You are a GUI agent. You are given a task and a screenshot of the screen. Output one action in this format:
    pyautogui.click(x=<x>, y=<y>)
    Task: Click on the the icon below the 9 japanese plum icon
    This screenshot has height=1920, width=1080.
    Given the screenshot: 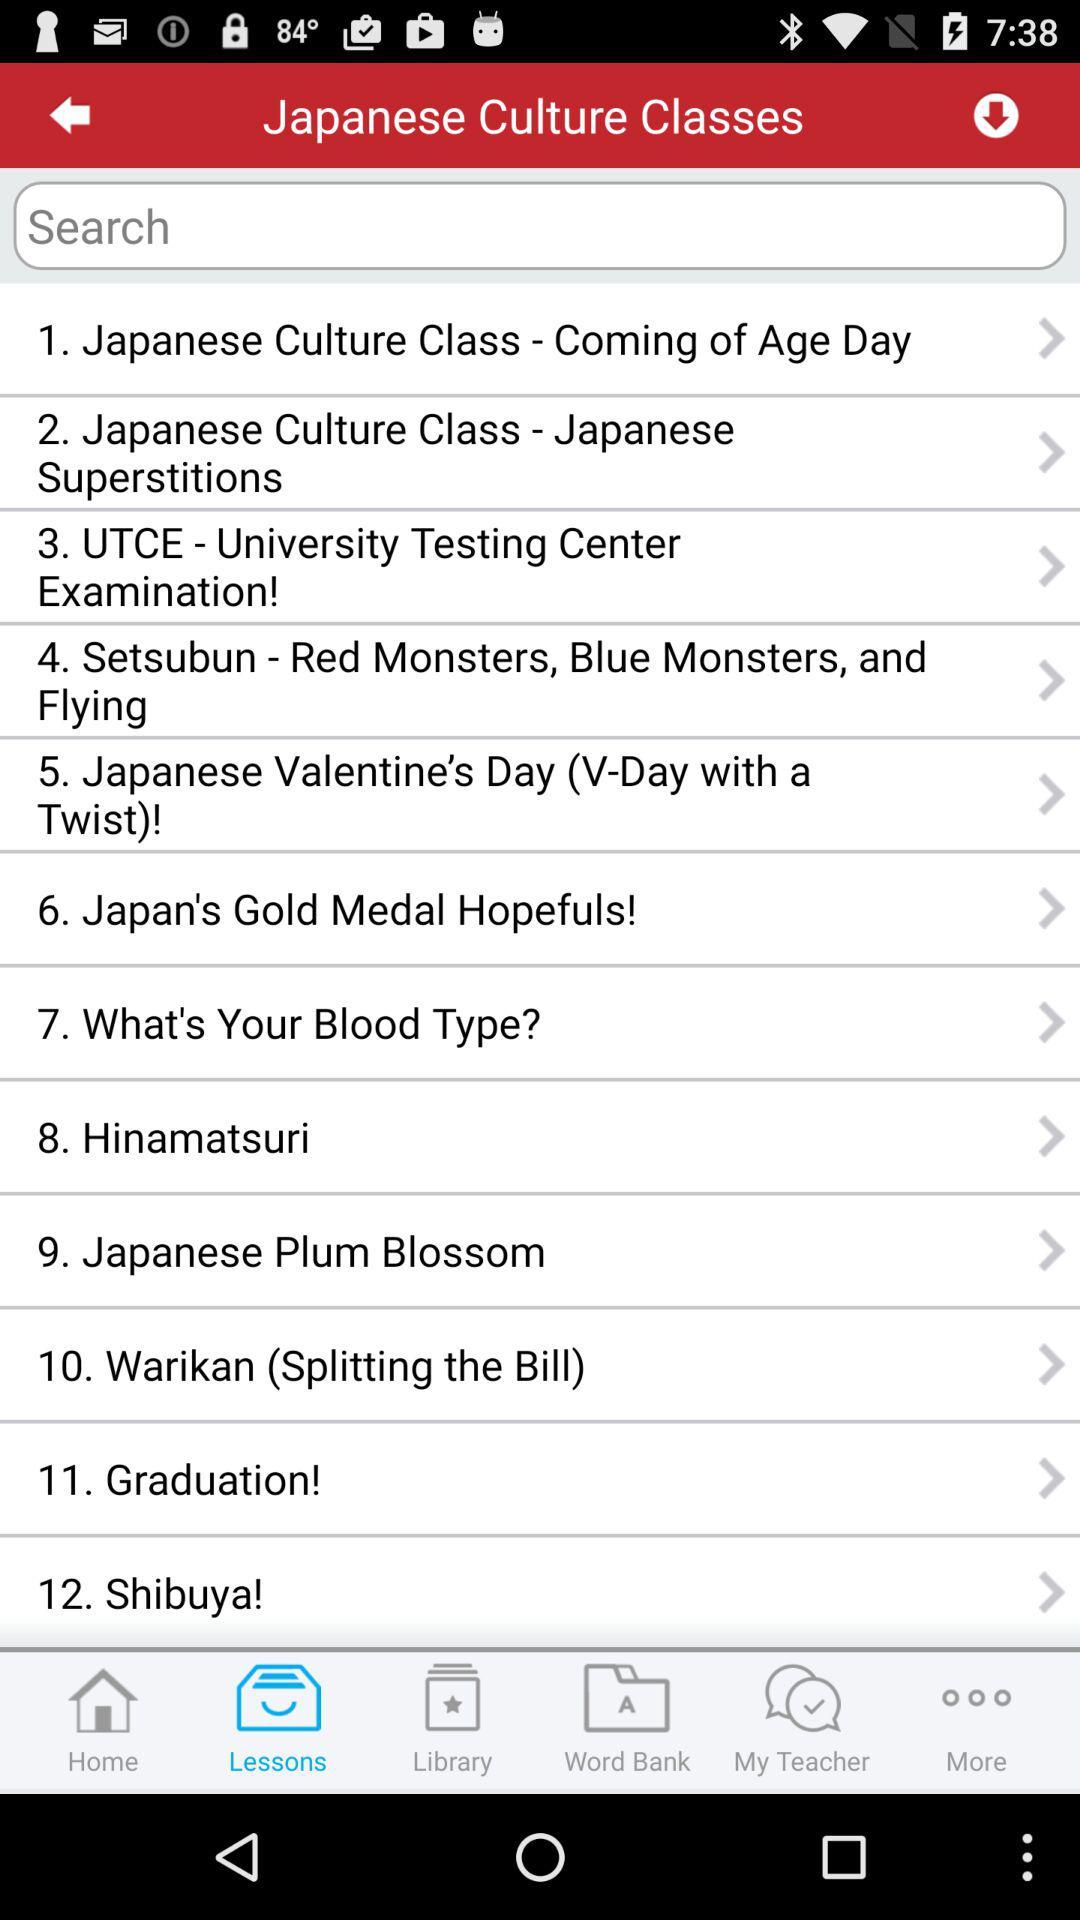 What is the action you would take?
    pyautogui.click(x=482, y=1363)
    